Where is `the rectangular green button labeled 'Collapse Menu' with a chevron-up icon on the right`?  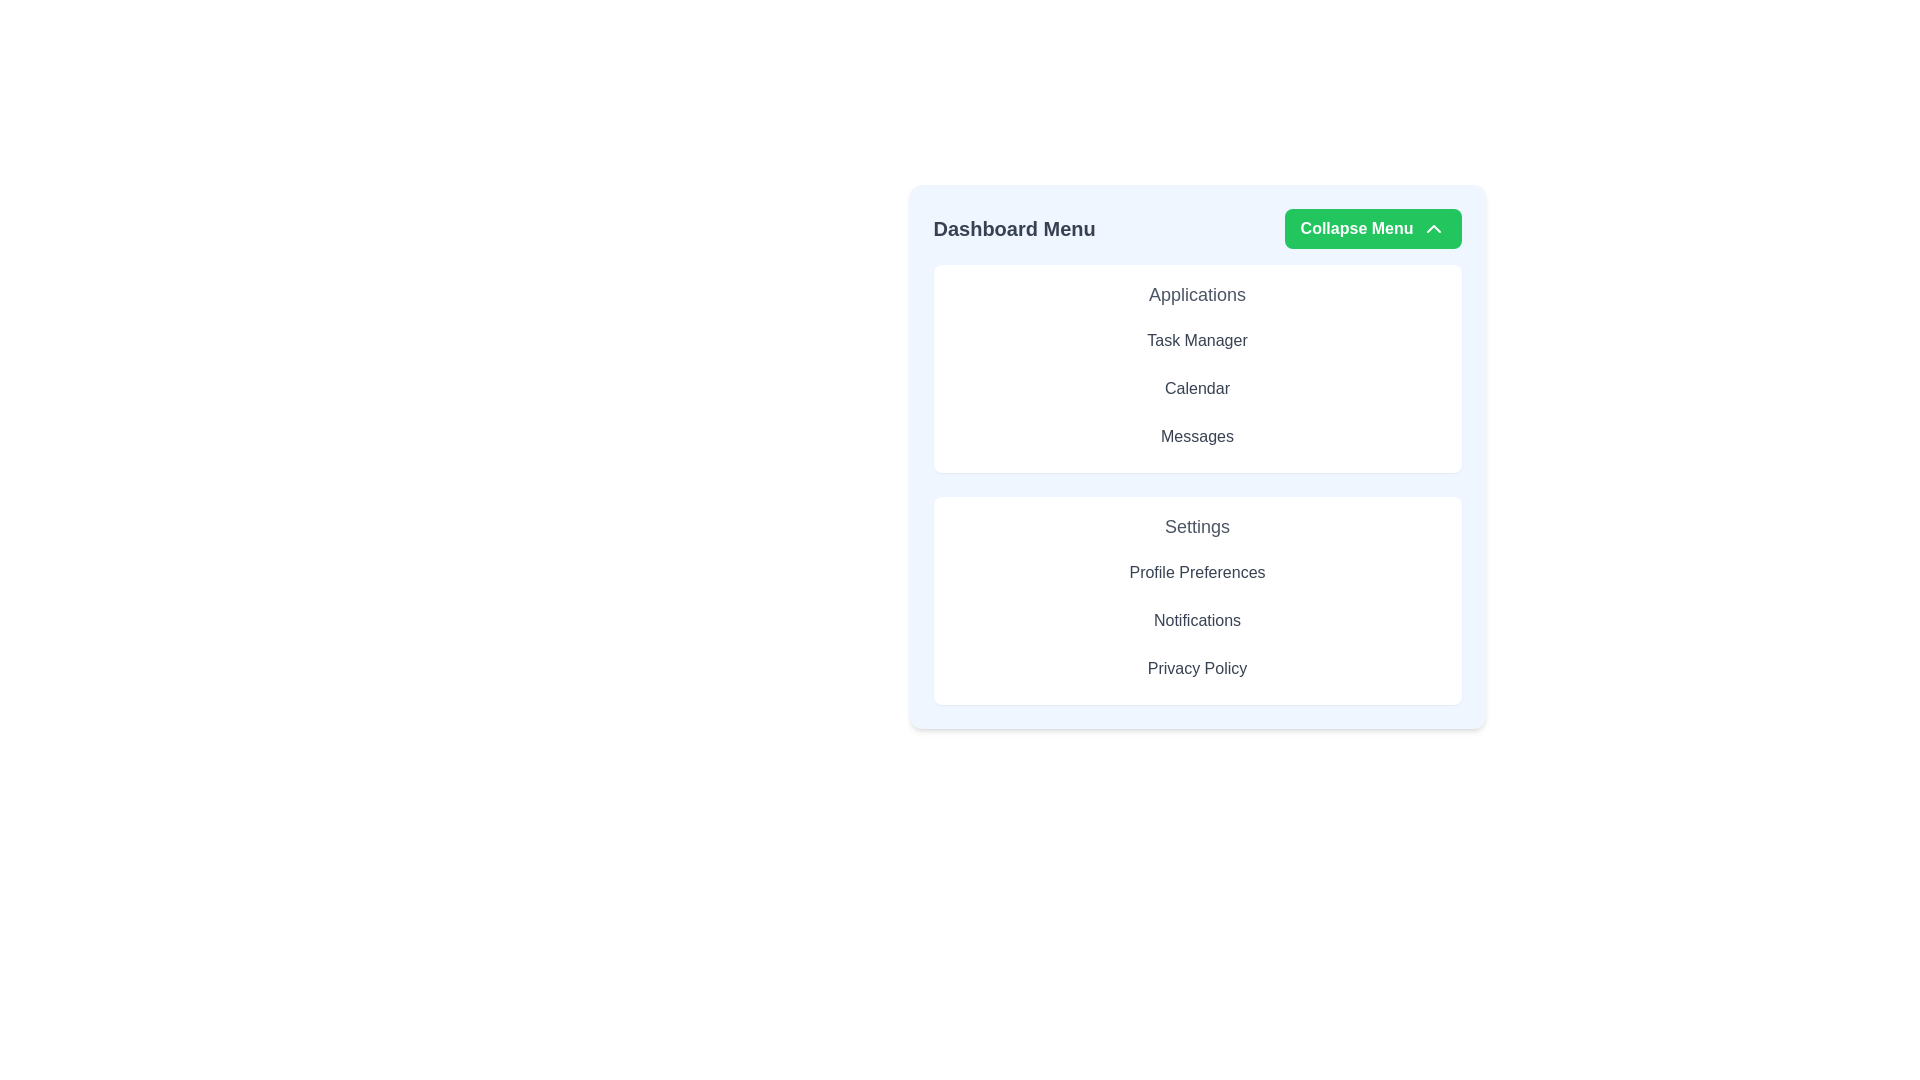
the rectangular green button labeled 'Collapse Menu' with a chevron-up icon on the right is located at coordinates (1371, 227).